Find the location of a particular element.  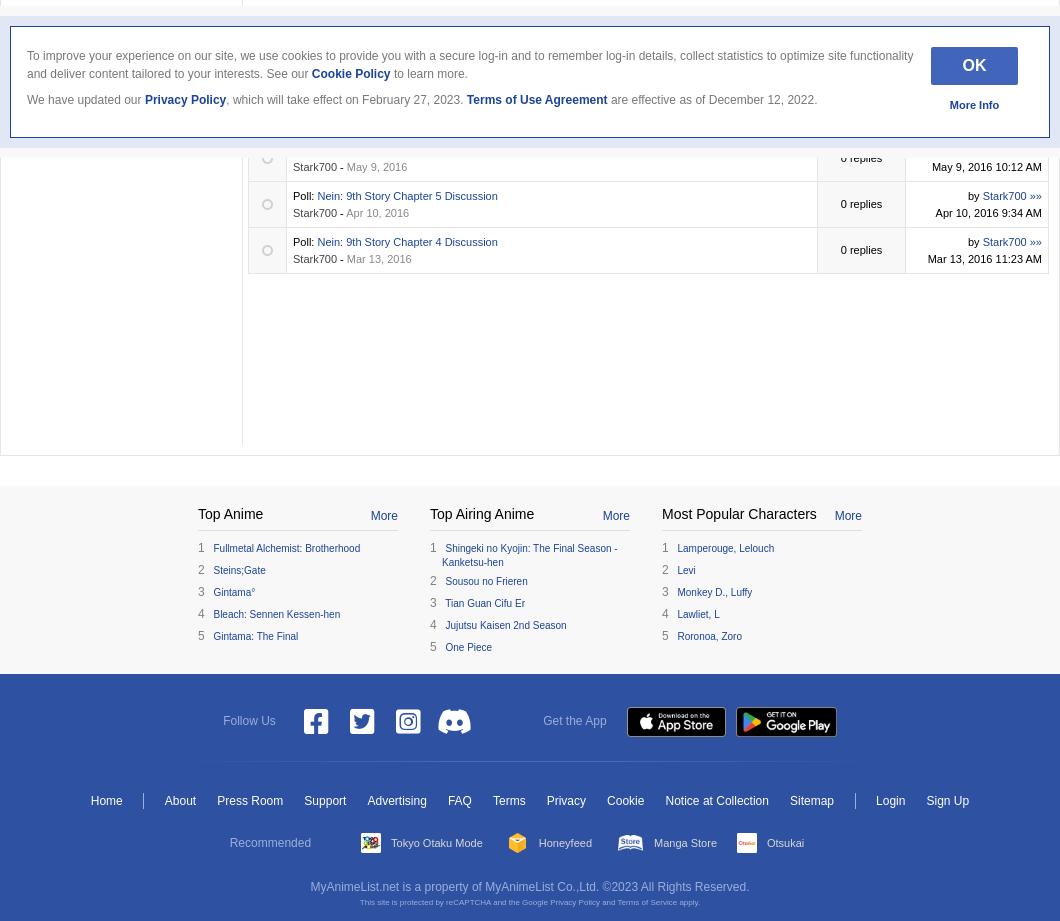

'Sitemap' is located at coordinates (787, 798).